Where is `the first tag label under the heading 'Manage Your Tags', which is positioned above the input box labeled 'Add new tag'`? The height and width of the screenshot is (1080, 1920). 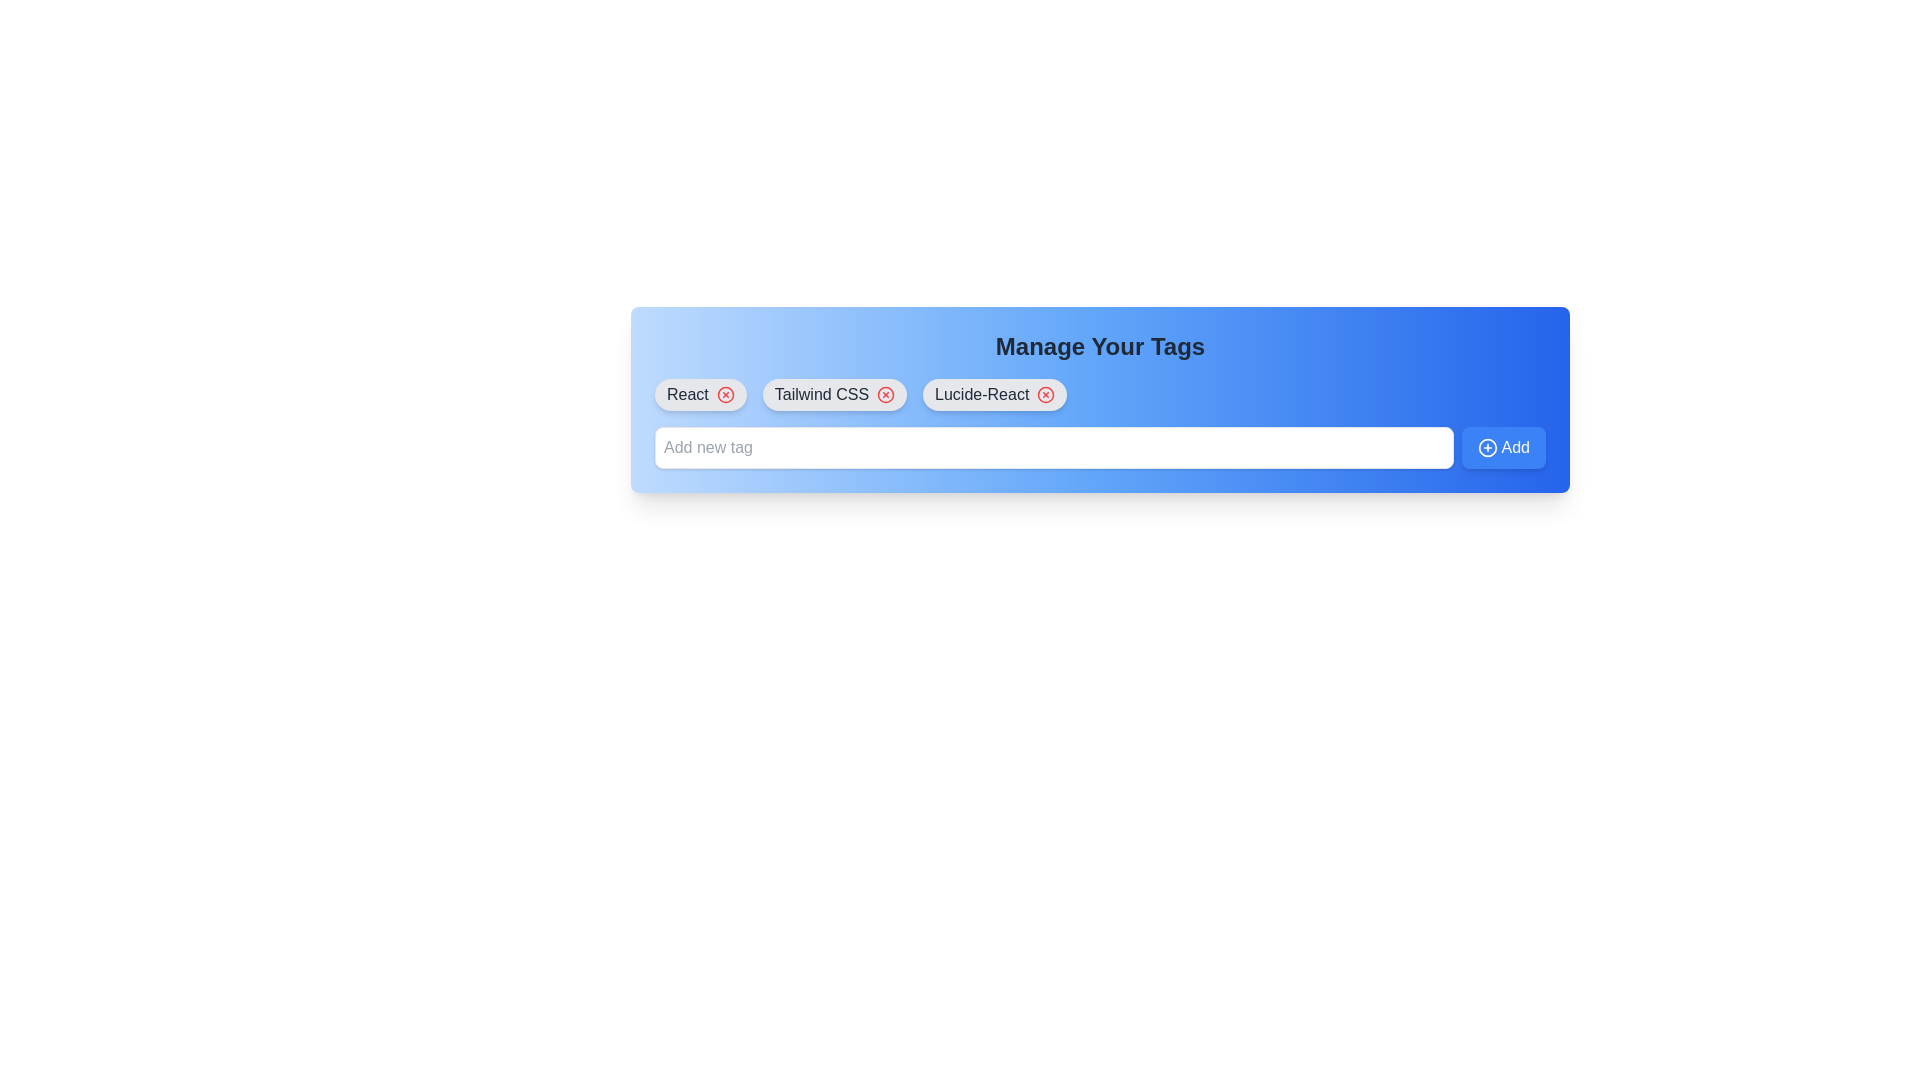 the first tag label under the heading 'Manage Your Tags', which is positioned above the input box labeled 'Add new tag' is located at coordinates (687, 394).